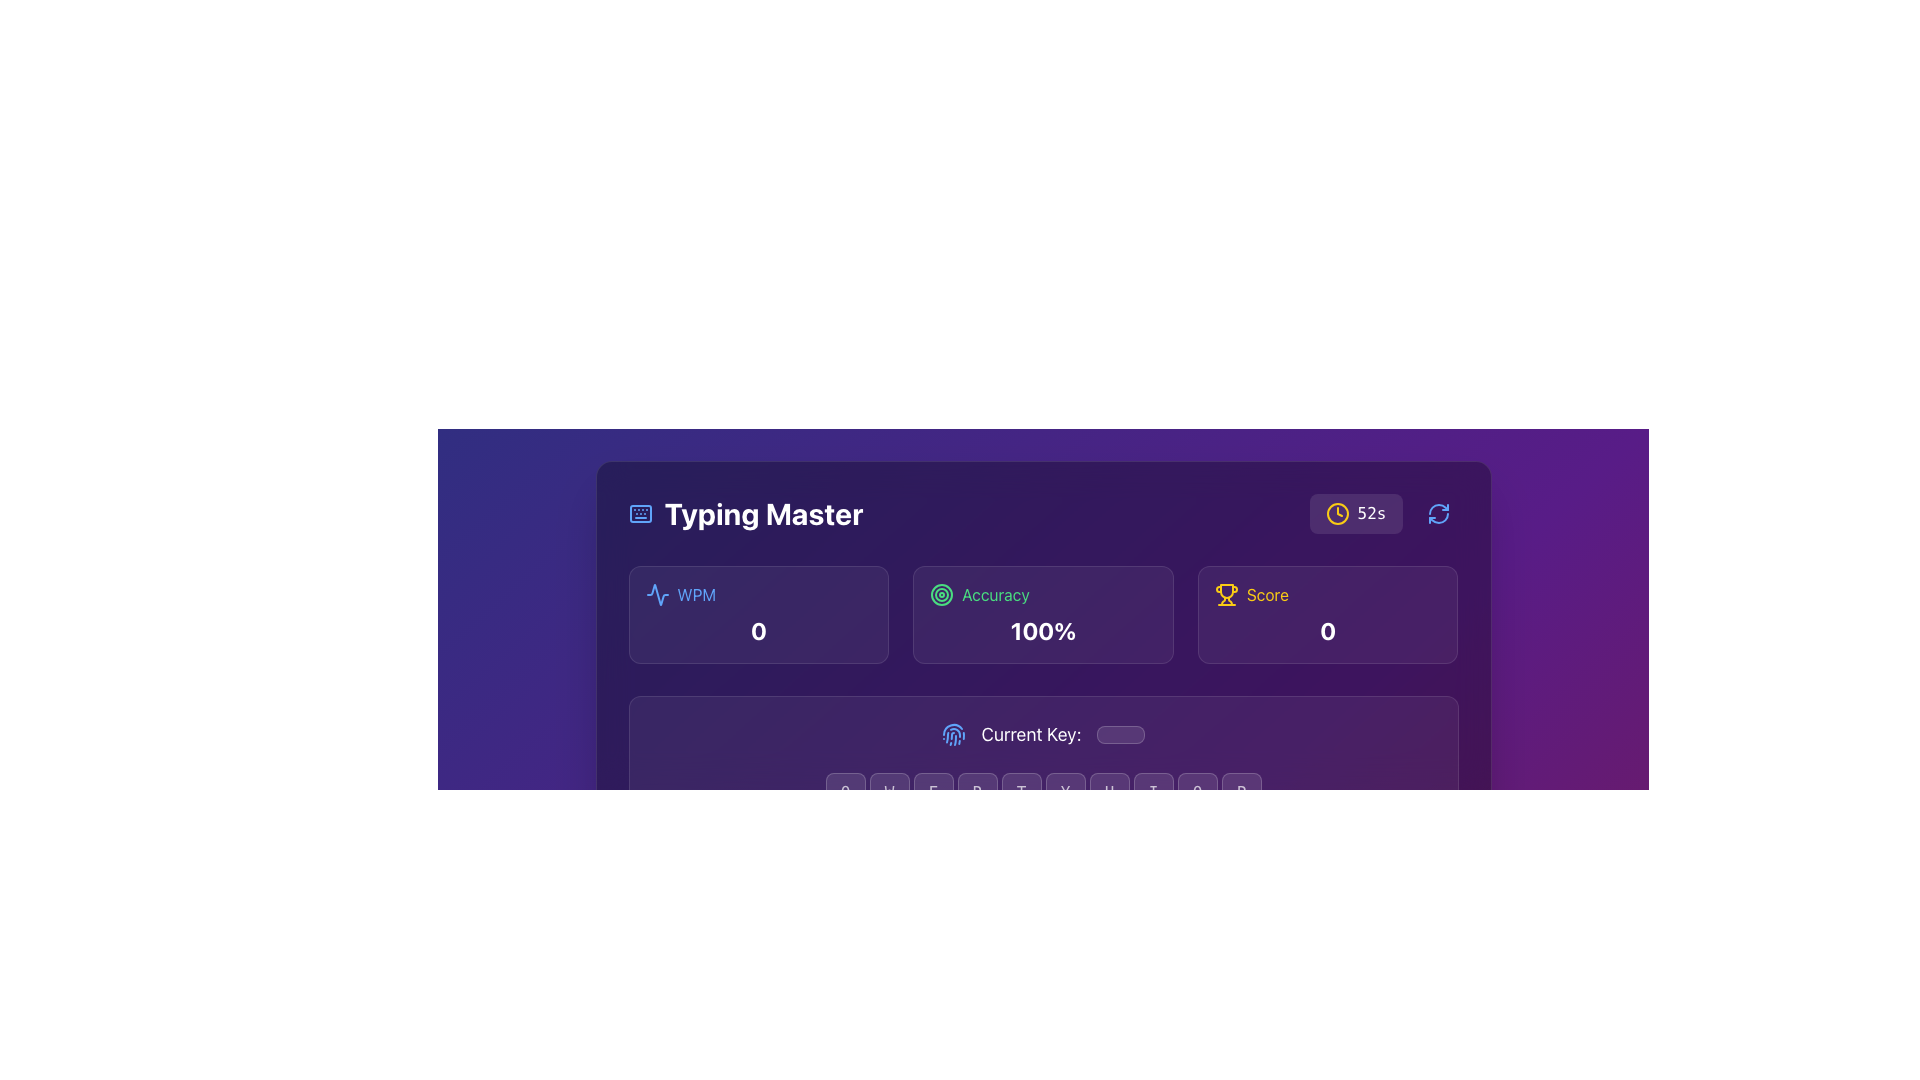 This screenshot has height=1080, width=1920. Describe the element at coordinates (1437, 512) in the screenshot. I see `the reset or refresh button icon located at the top-right corner of the interface` at that location.